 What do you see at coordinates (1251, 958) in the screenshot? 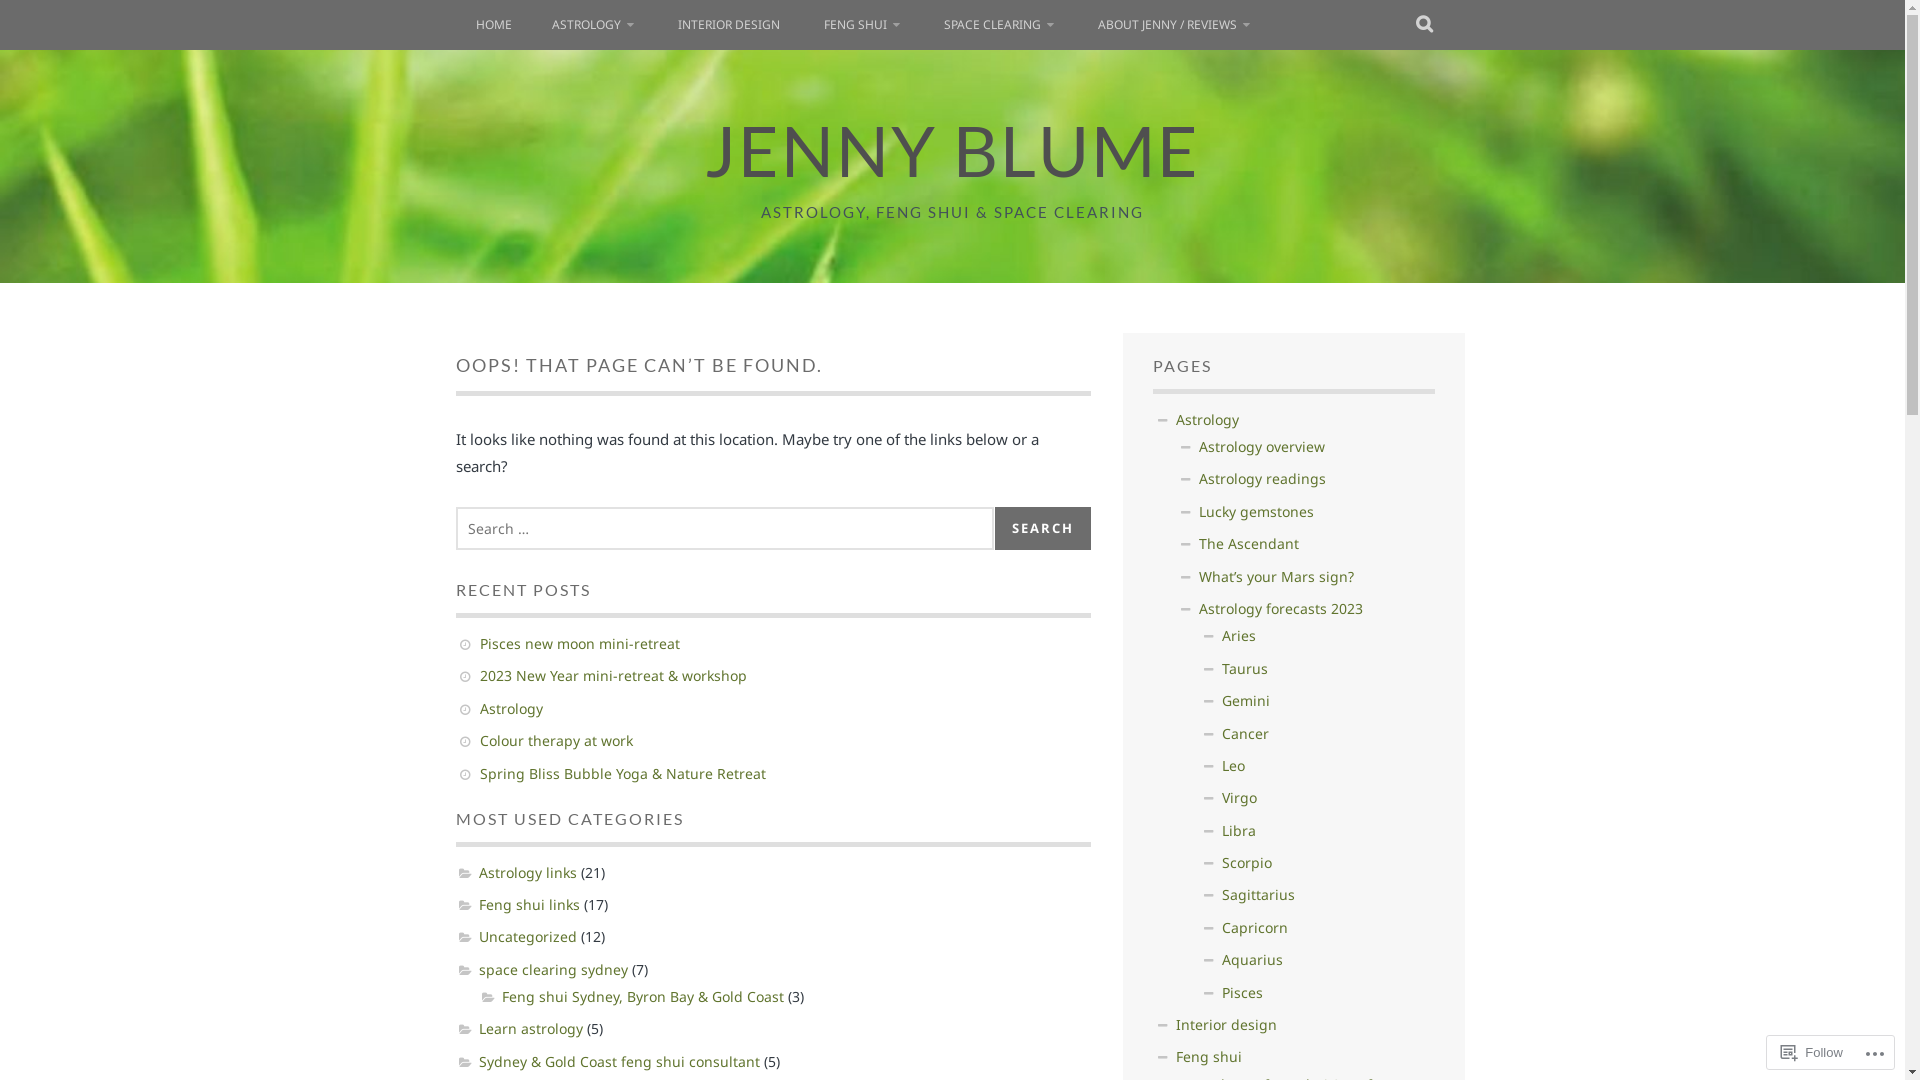
I see `'Aquarius'` at bounding box center [1251, 958].